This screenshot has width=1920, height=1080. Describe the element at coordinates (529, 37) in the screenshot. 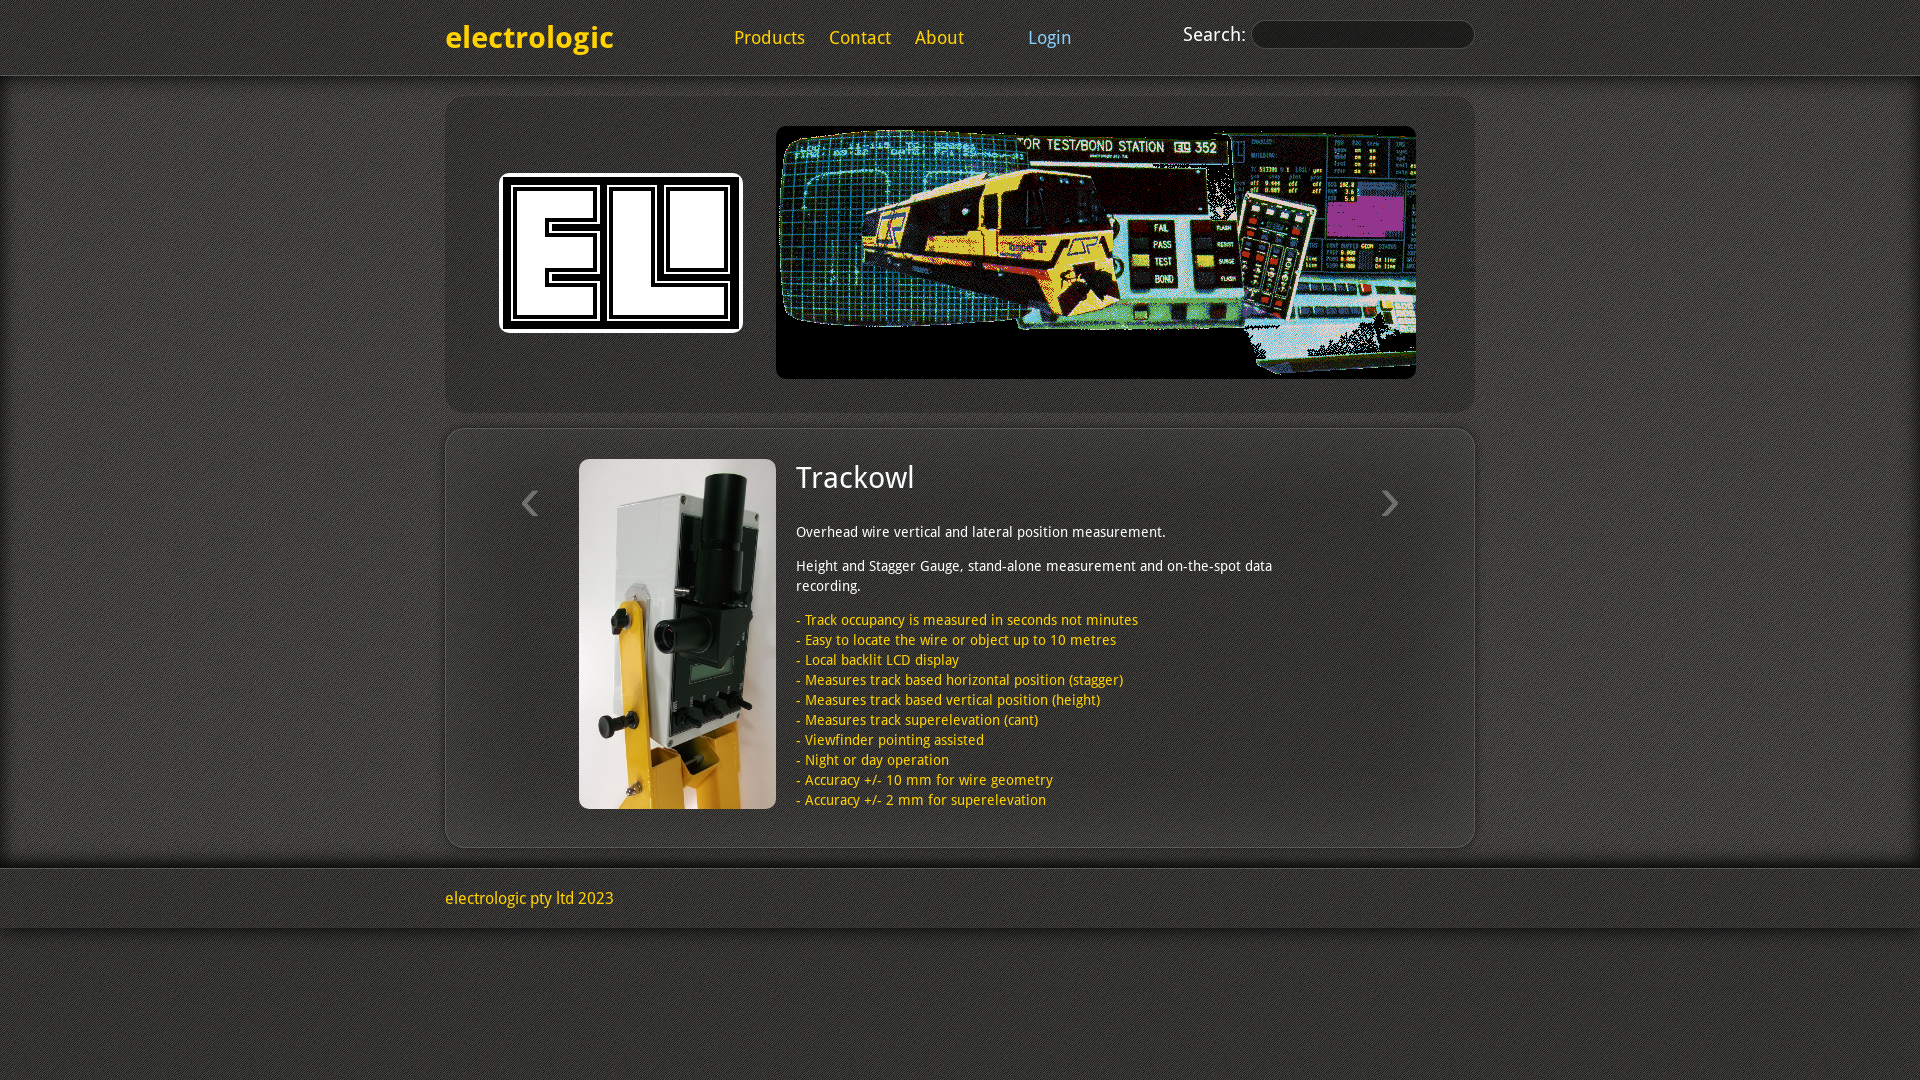

I see `'electrologic'` at that location.